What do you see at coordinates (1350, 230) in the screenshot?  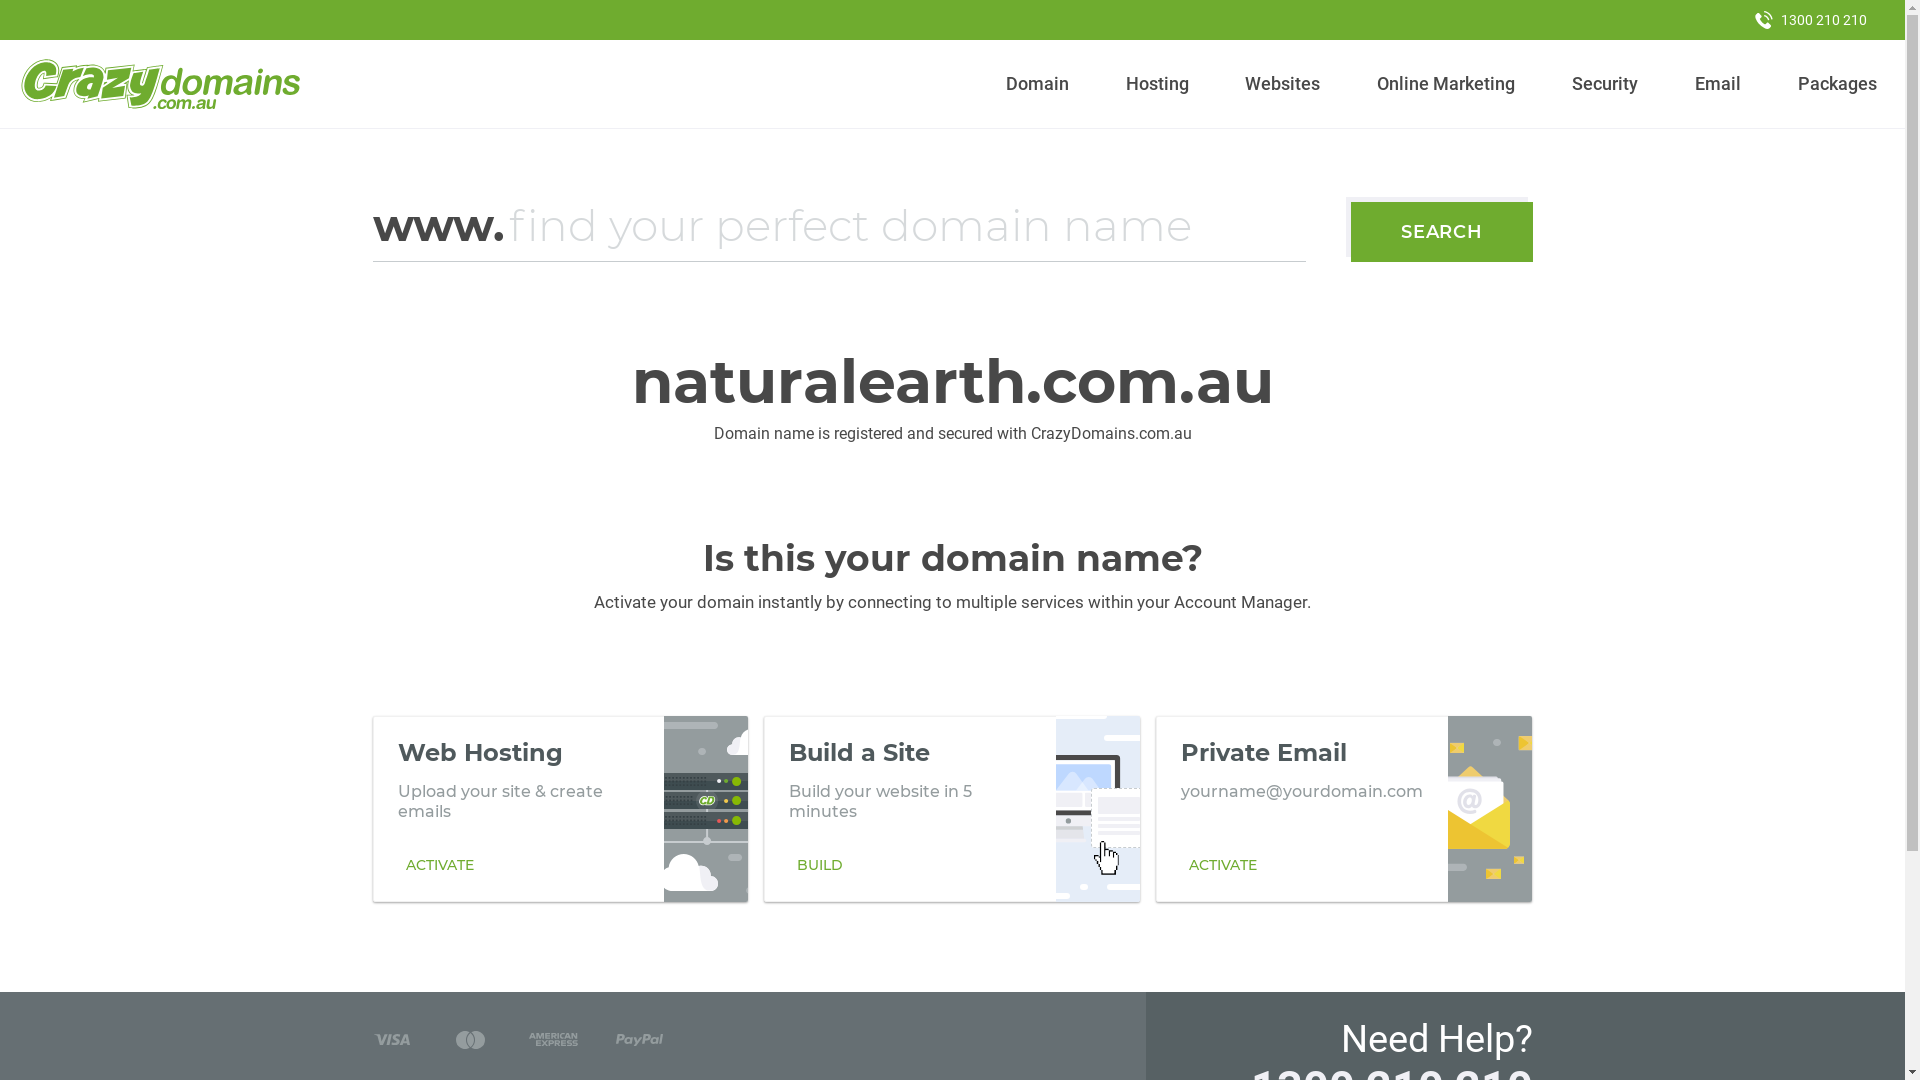 I see `'SEARCH'` at bounding box center [1350, 230].